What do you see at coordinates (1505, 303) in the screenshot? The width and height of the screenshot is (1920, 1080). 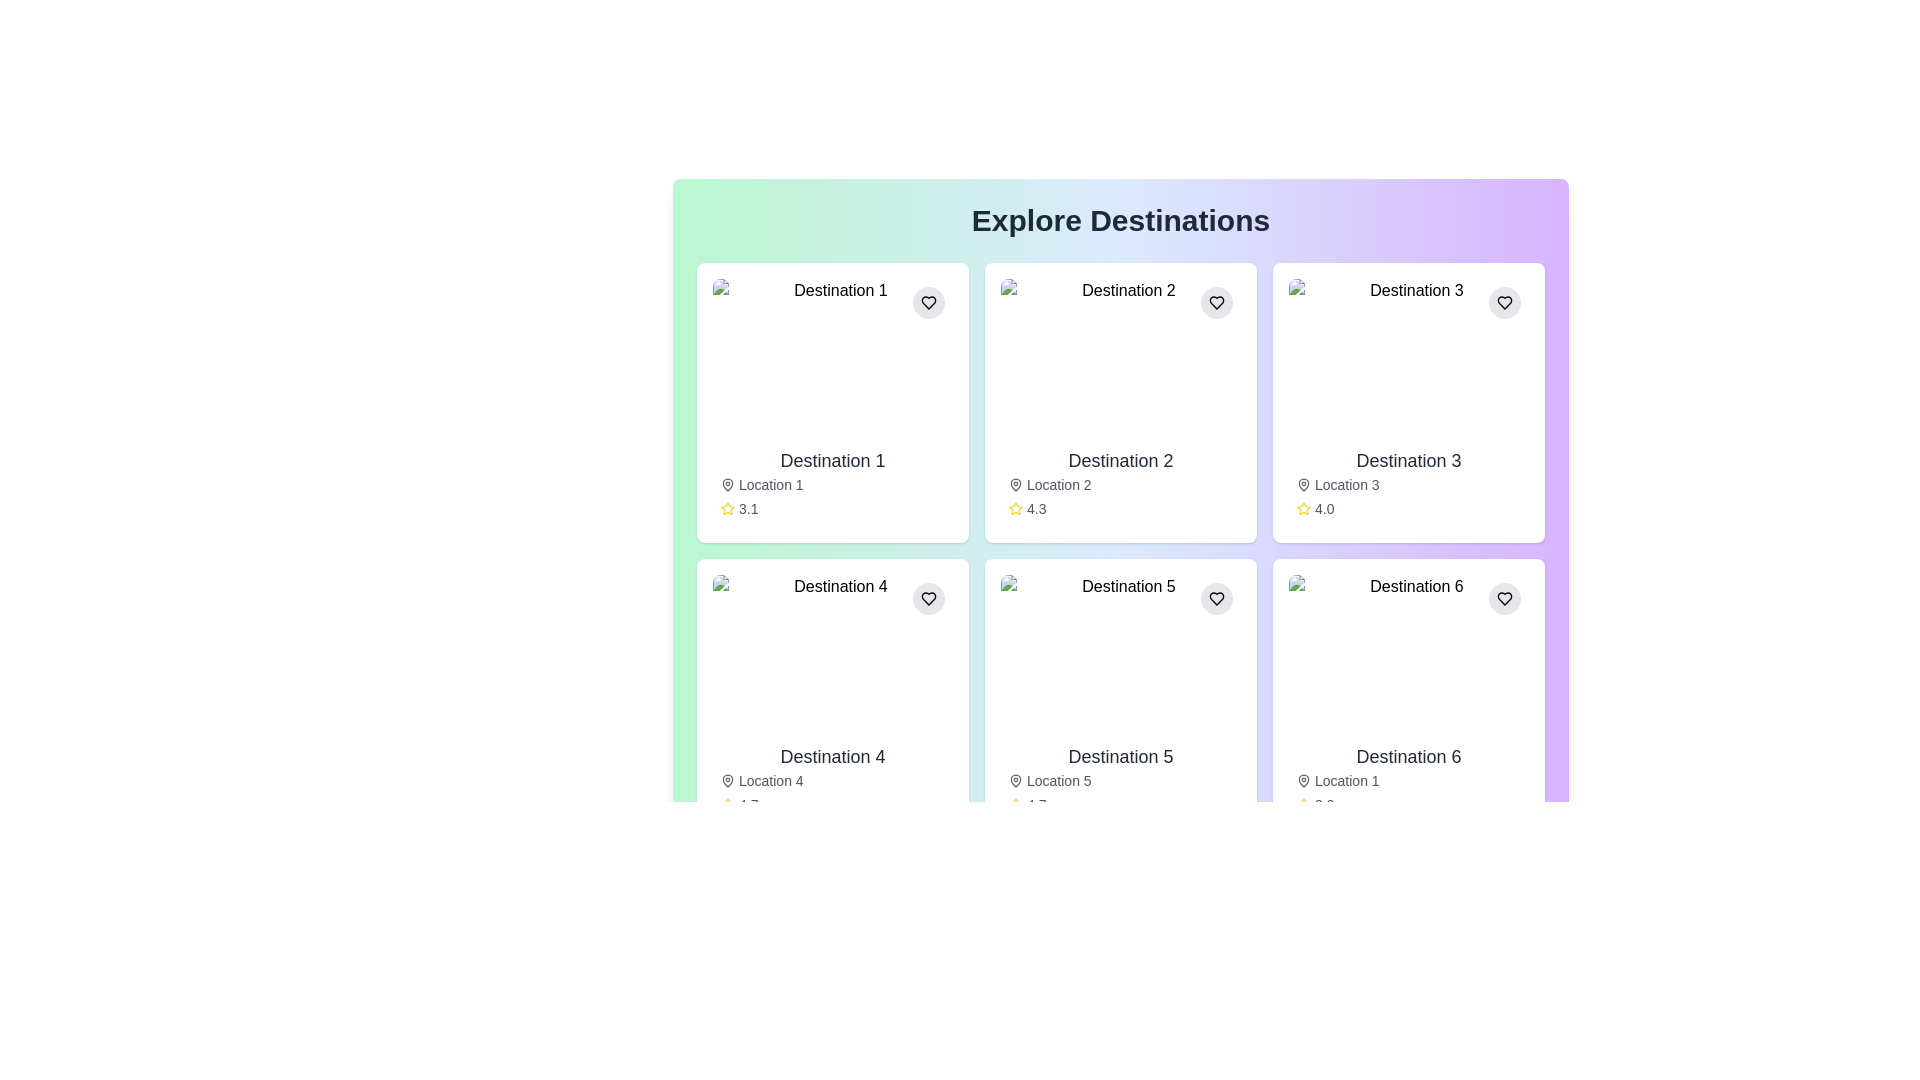 I see `the favorite icon located in the top-right section of the card labeled 'Destination 3', which allows users to mark it as a favorite` at bounding box center [1505, 303].